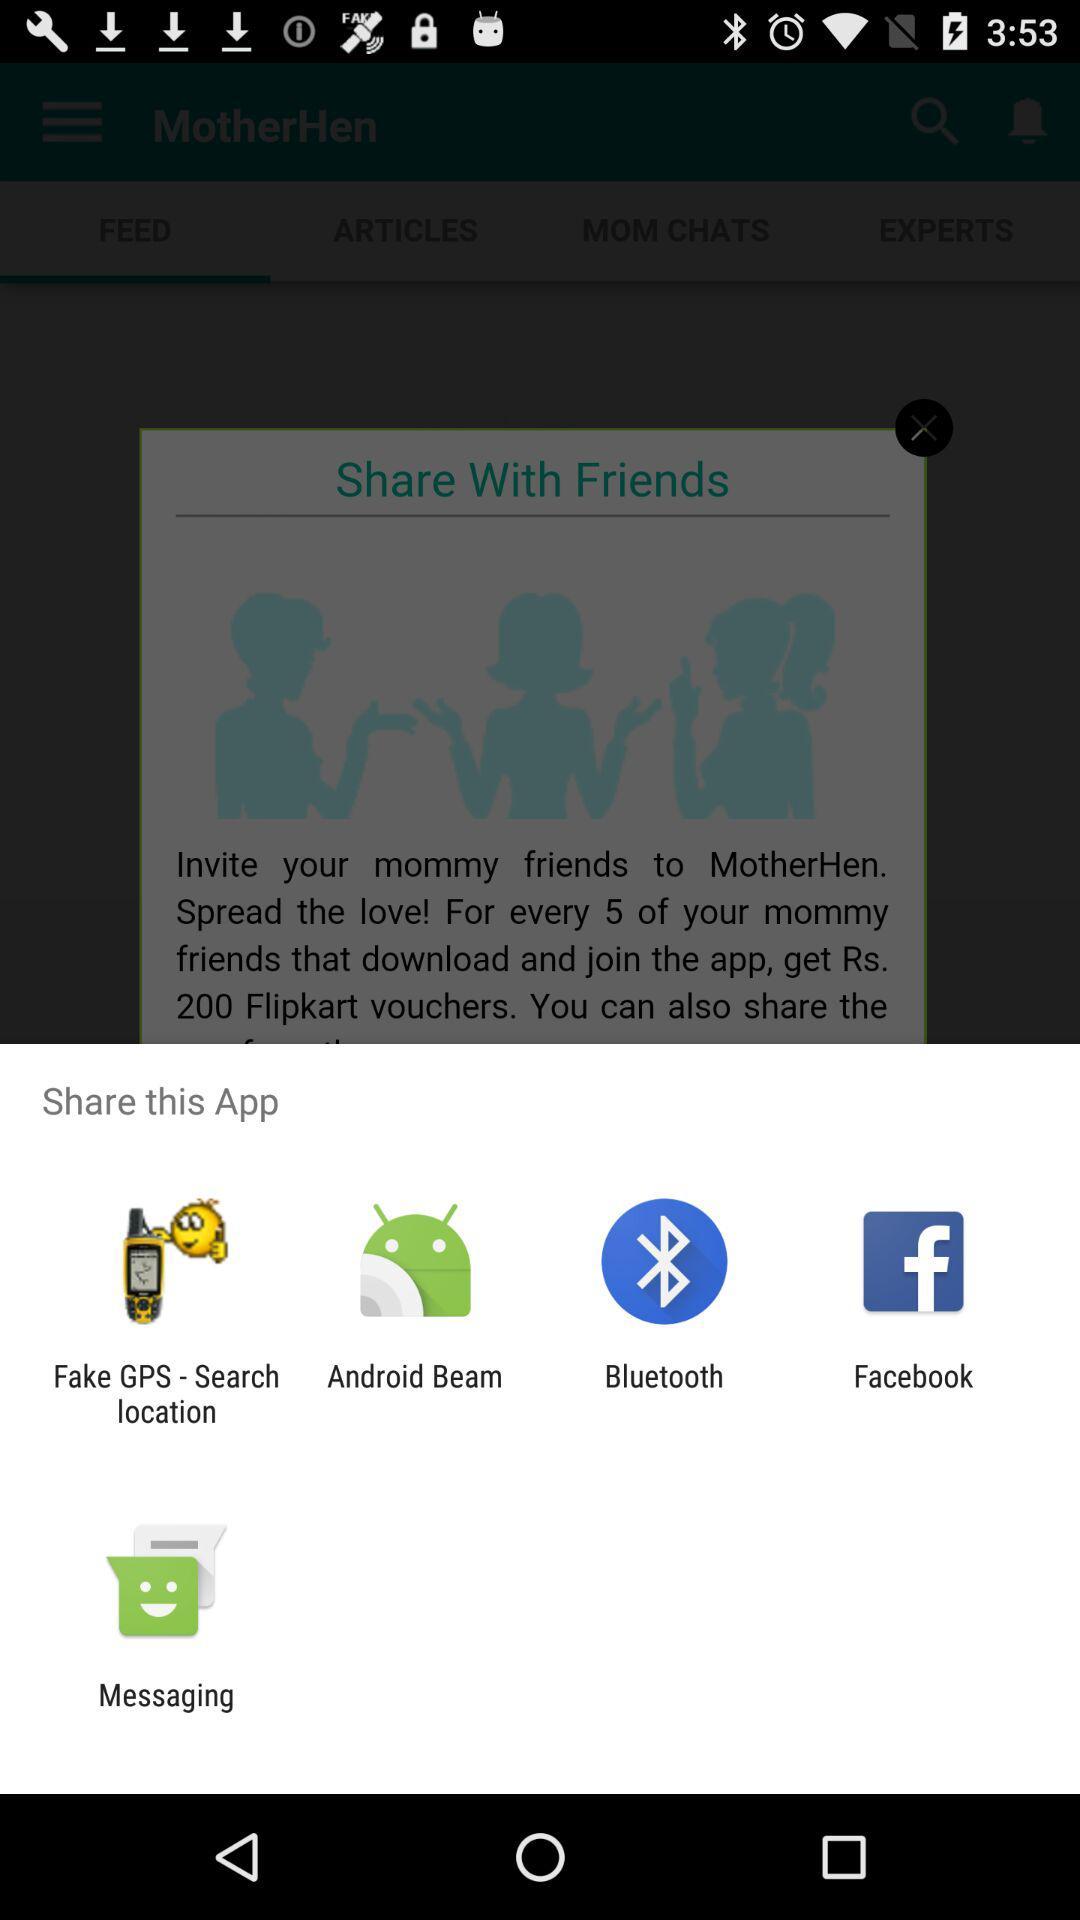 The image size is (1080, 1920). Describe the element at coordinates (165, 1392) in the screenshot. I see `app next to android beam item` at that location.